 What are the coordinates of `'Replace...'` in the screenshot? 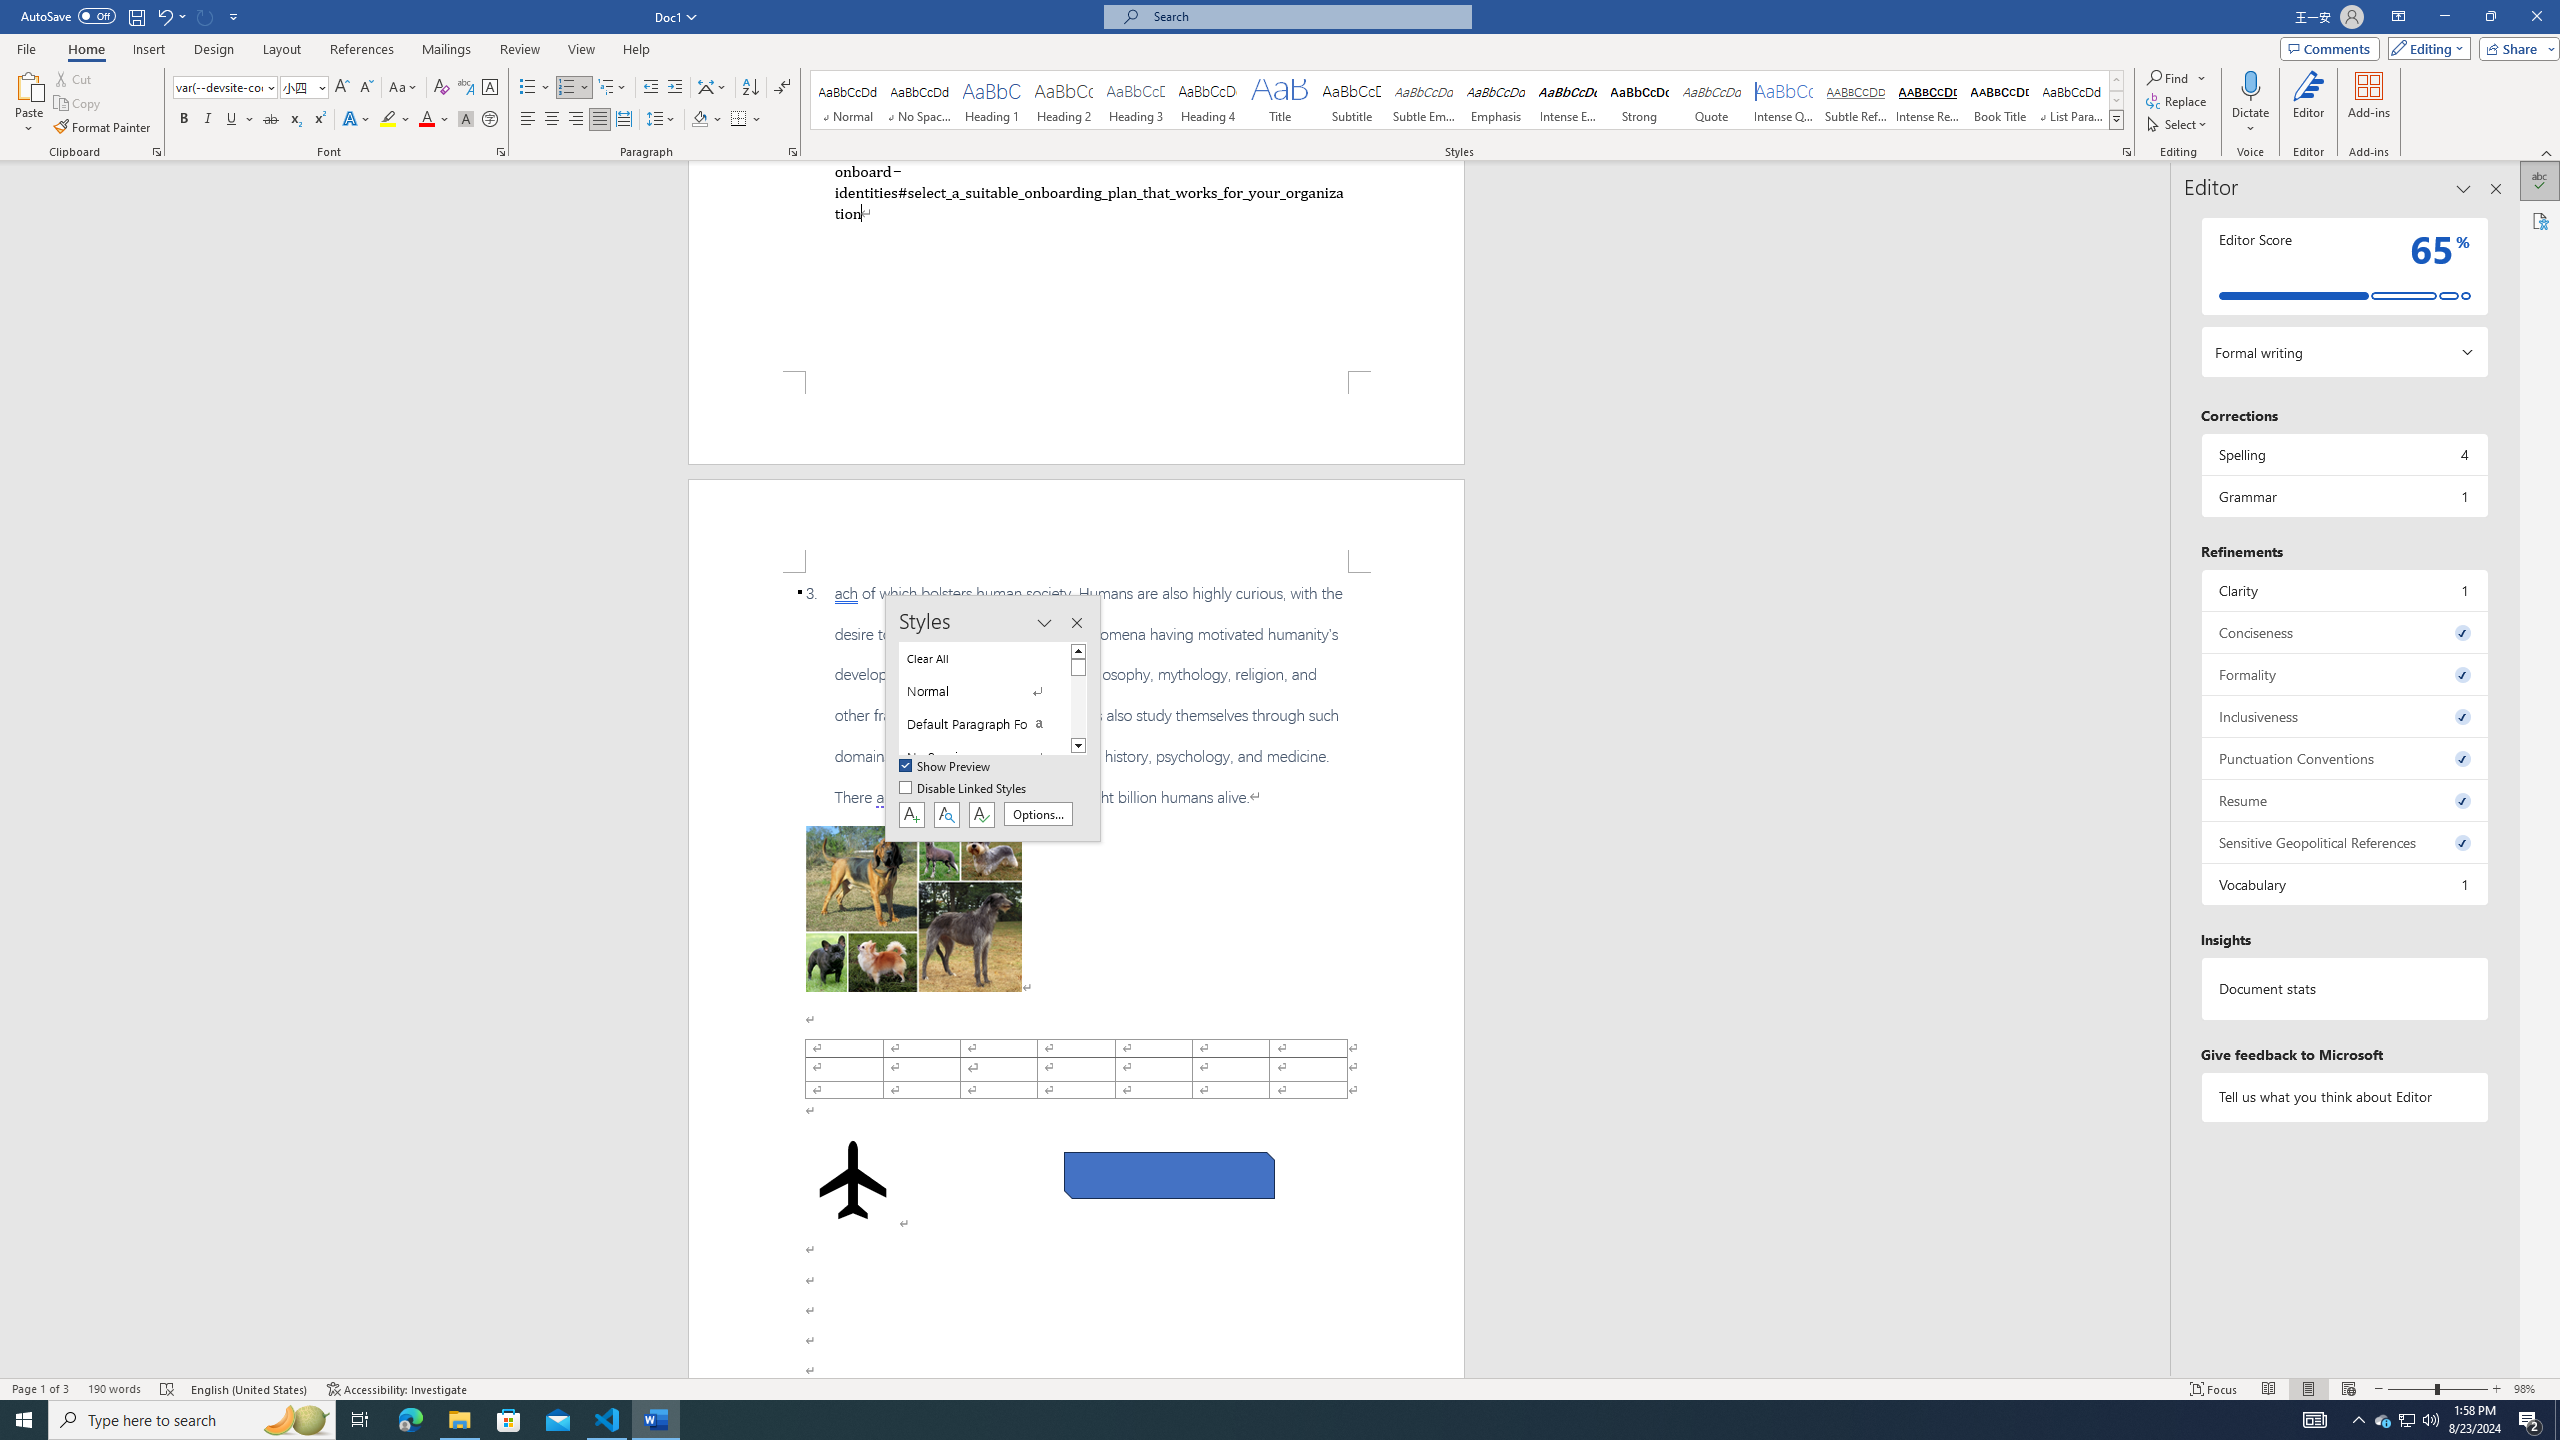 It's located at (2176, 99).